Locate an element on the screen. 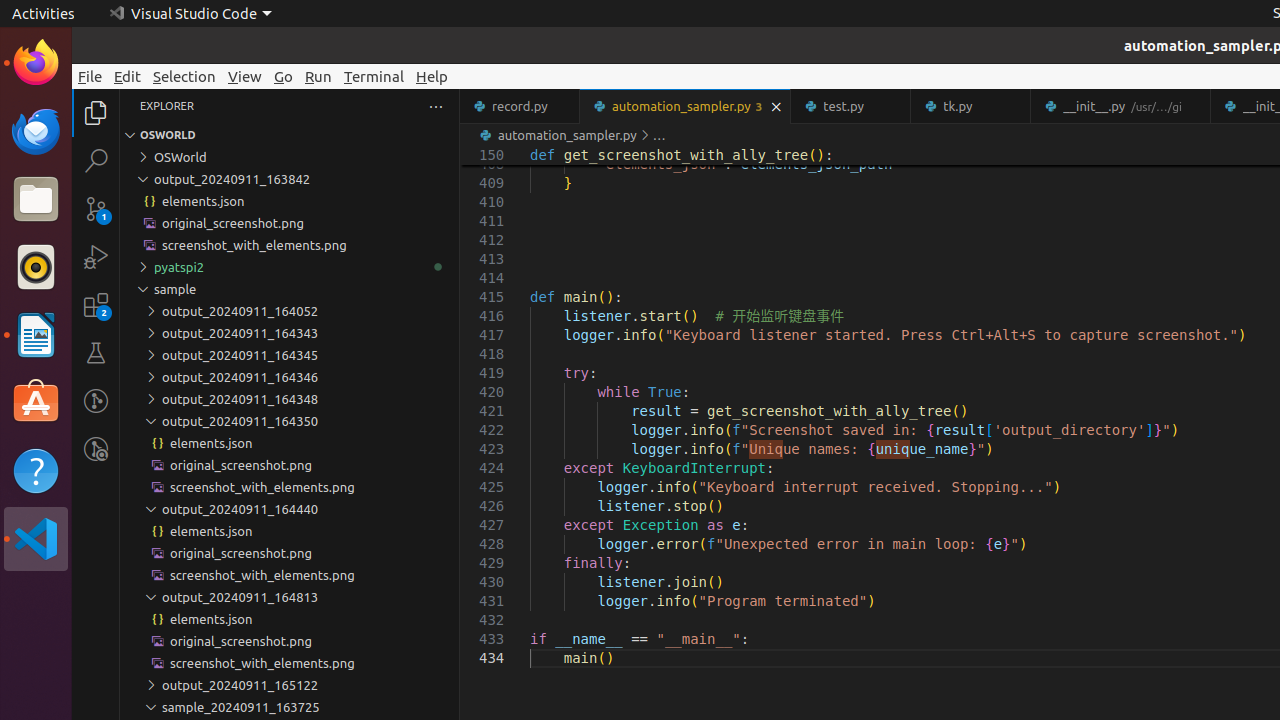  'output_20240911_164348' is located at coordinates (288, 399).